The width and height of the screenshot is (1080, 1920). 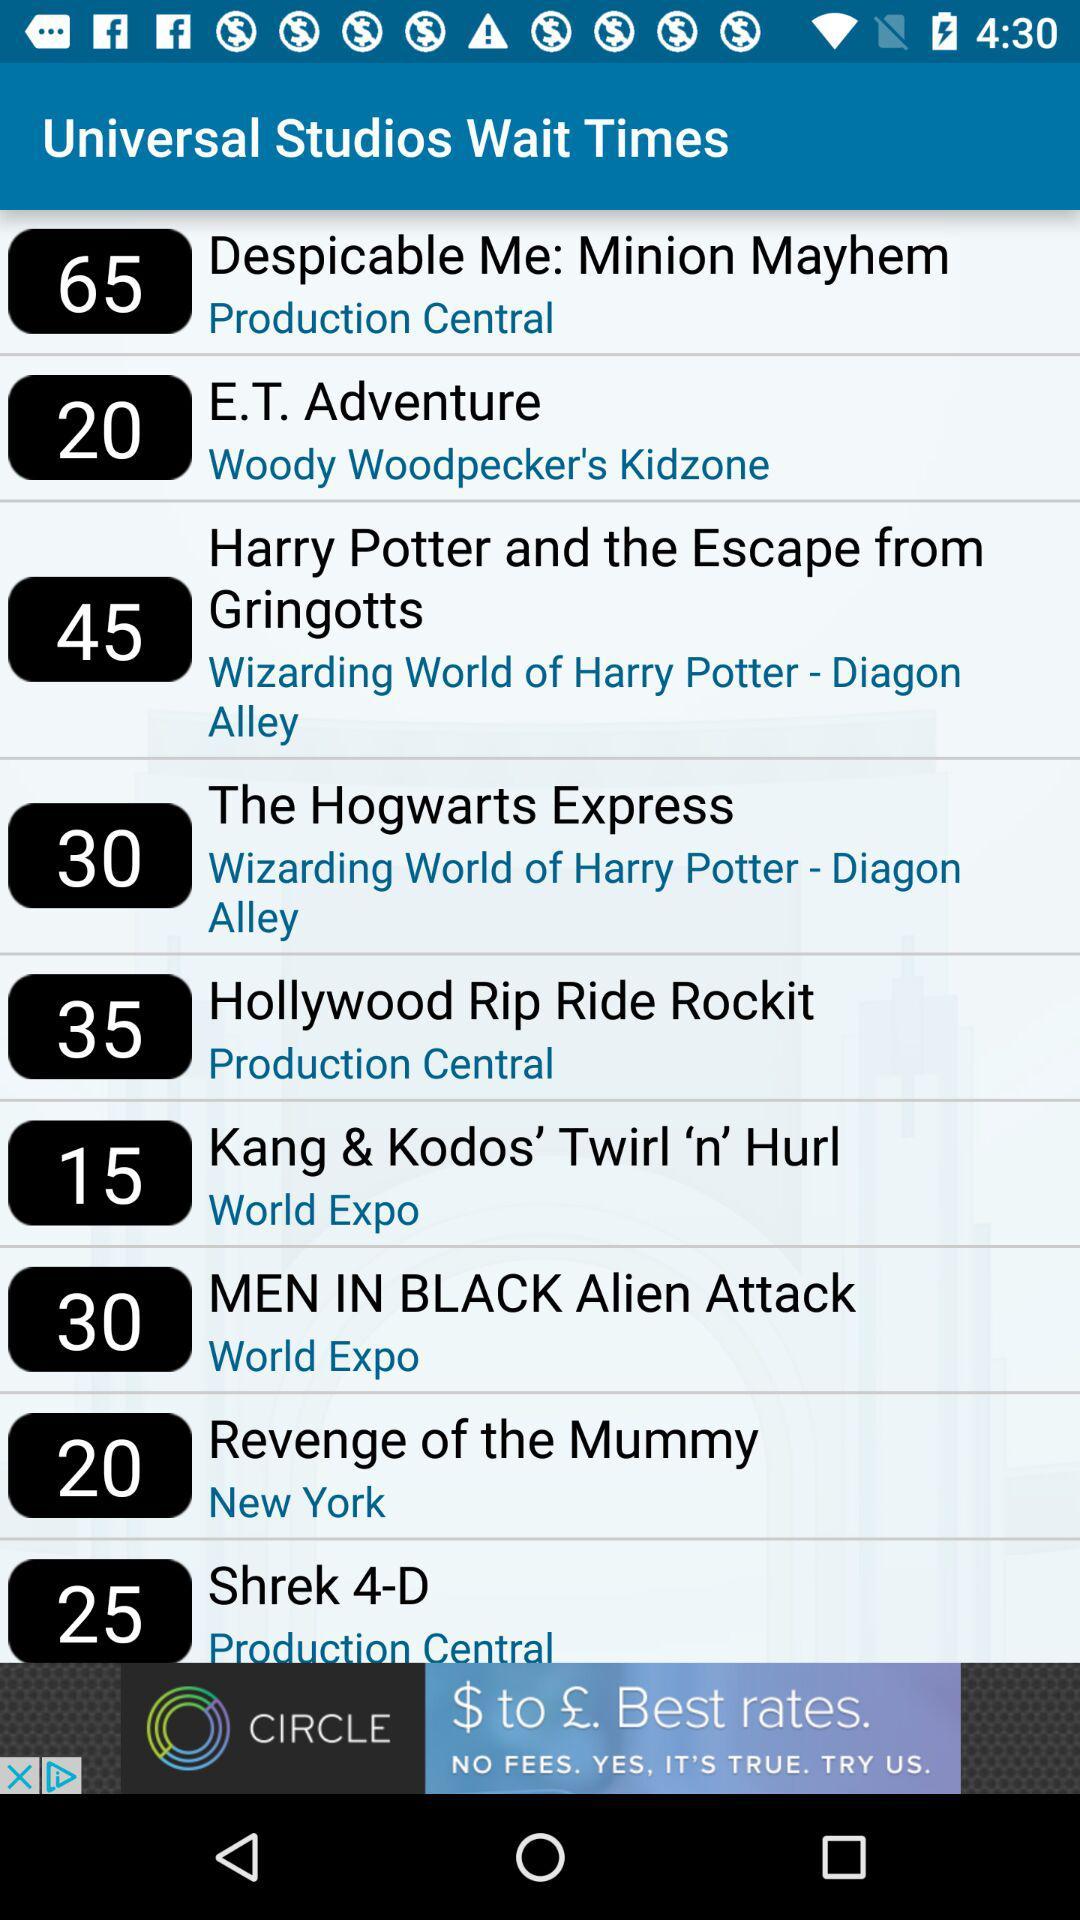 What do you see at coordinates (483, 1500) in the screenshot?
I see `the item to the right of 20 icon` at bounding box center [483, 1500].